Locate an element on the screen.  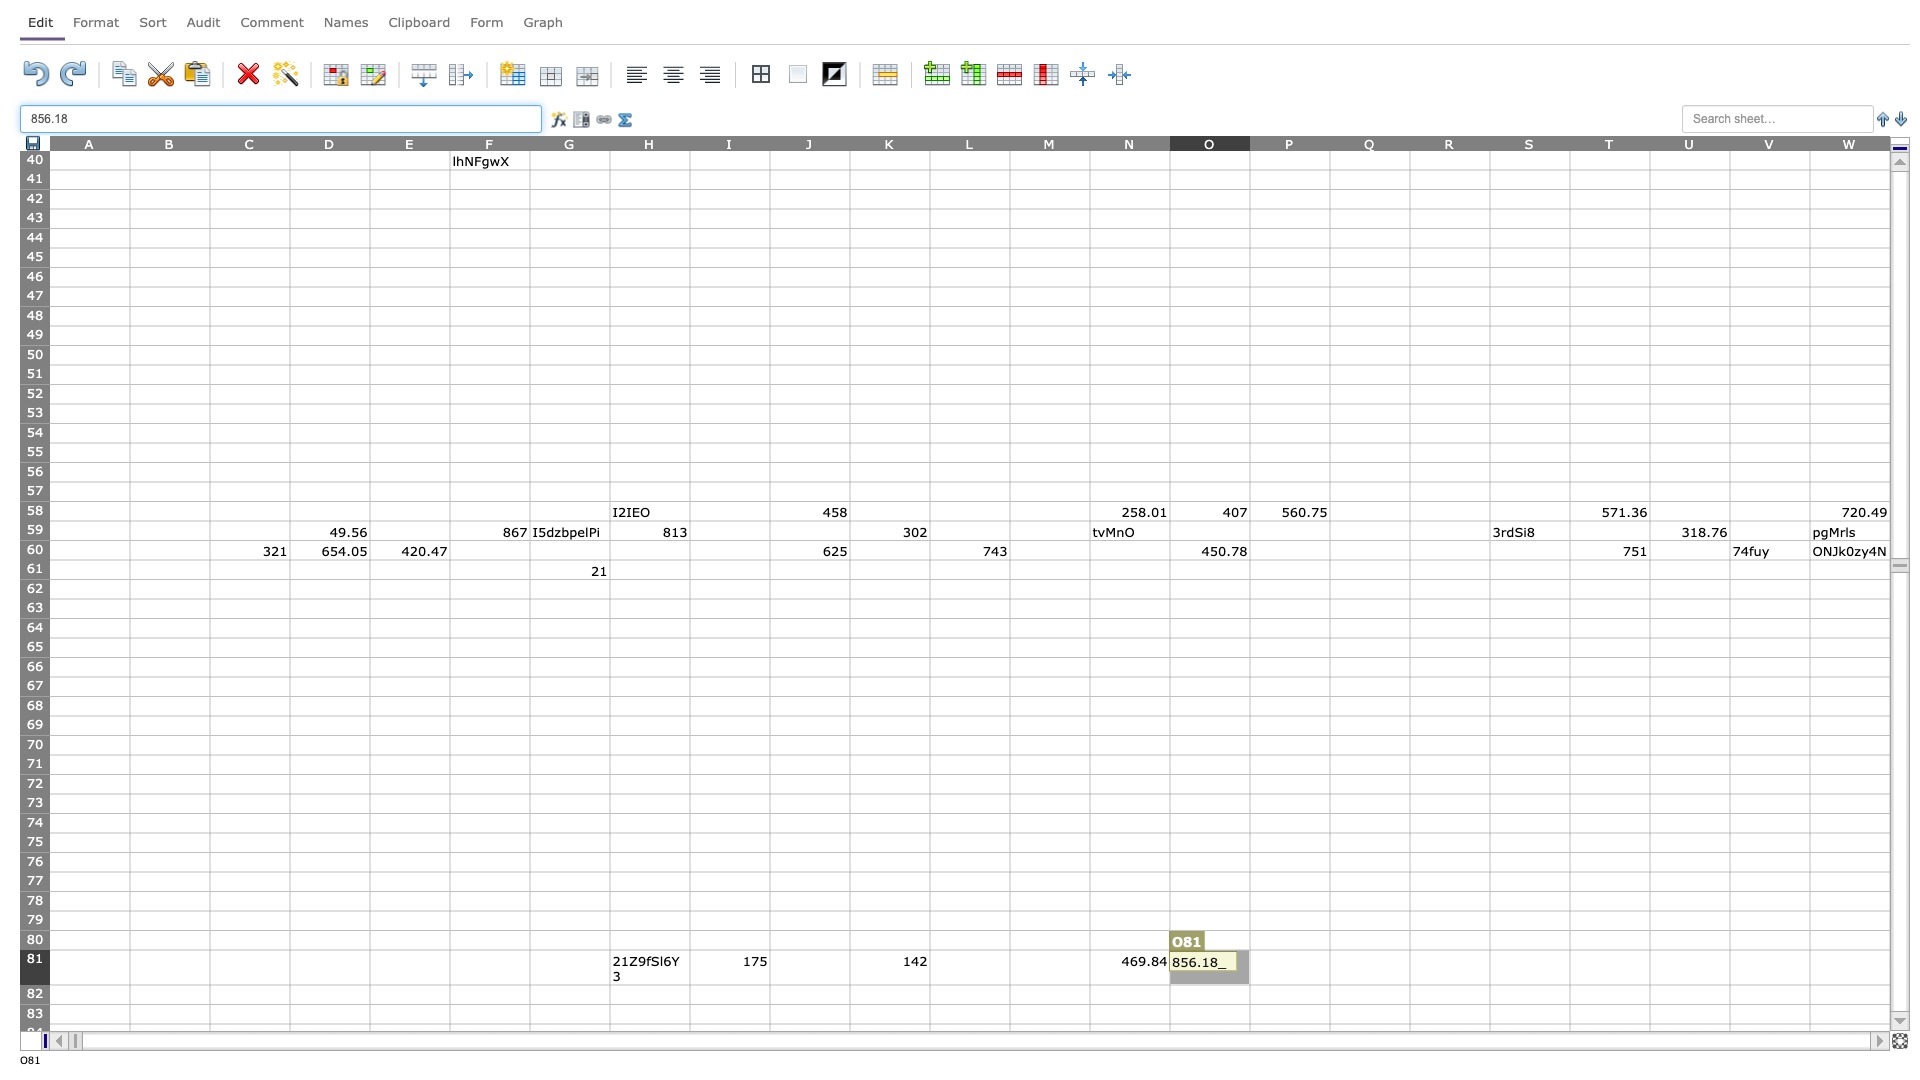
Right edge of P-81 is located at coordinates (1329, 966).